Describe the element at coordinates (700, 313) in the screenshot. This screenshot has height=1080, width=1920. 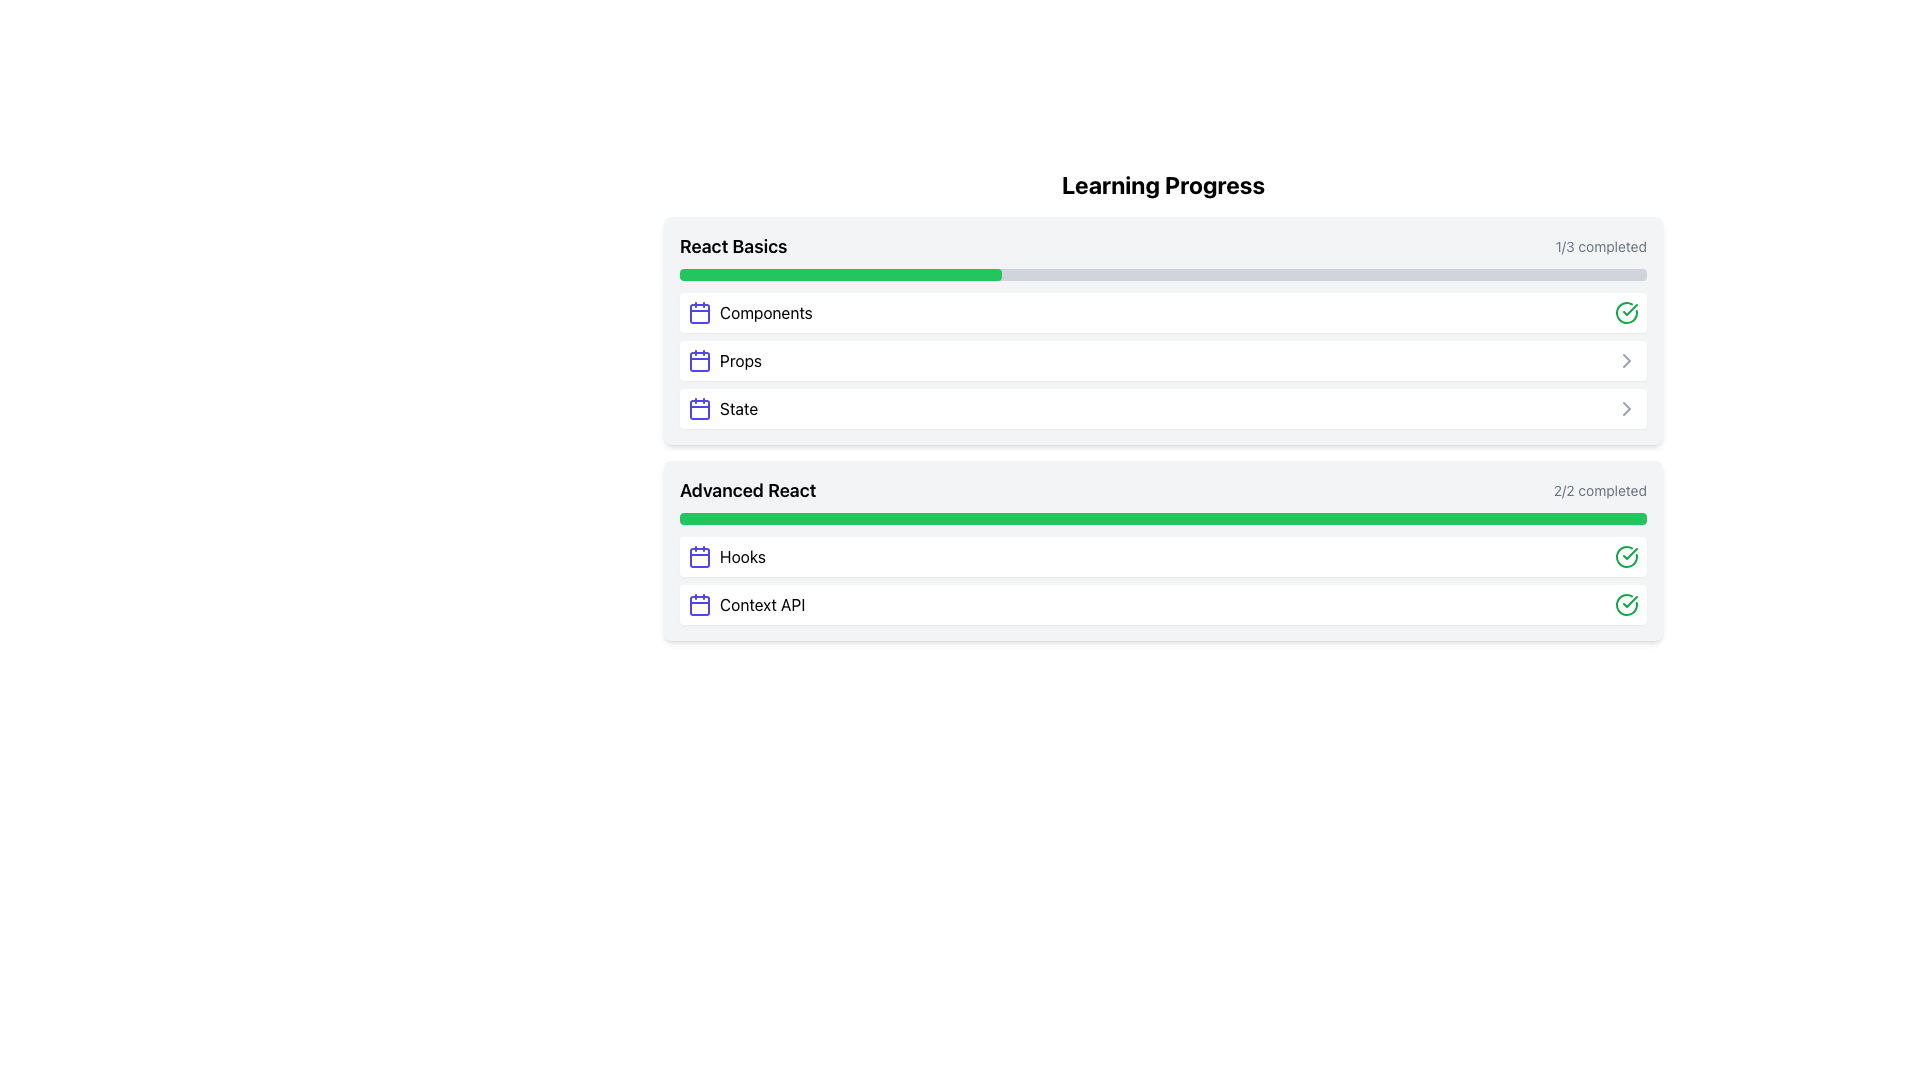
I see `the rectangular shape with rounded corners within the SVG calendar icon located in the 'Components' item of the 'React Basics' section` at that location.